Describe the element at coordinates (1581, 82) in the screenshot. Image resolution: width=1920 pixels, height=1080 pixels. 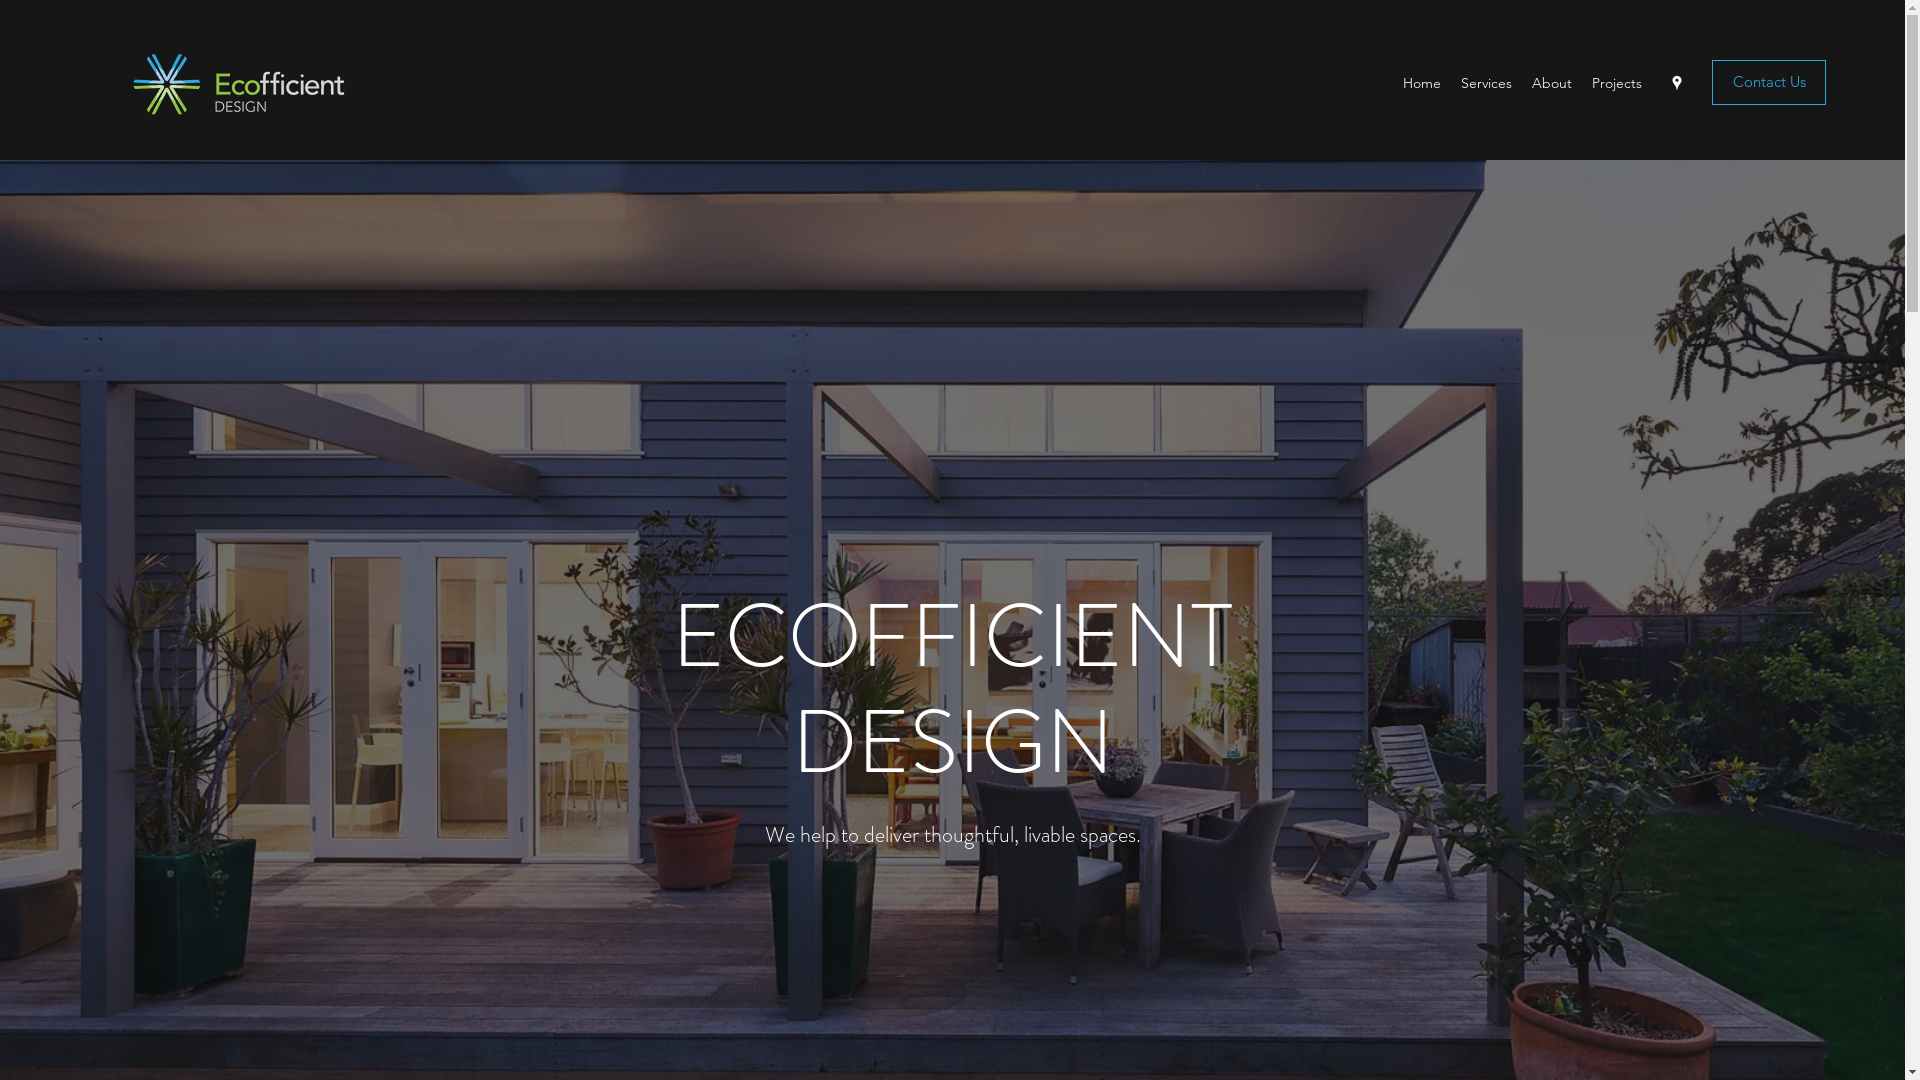
I see `'Projects'` at that location.